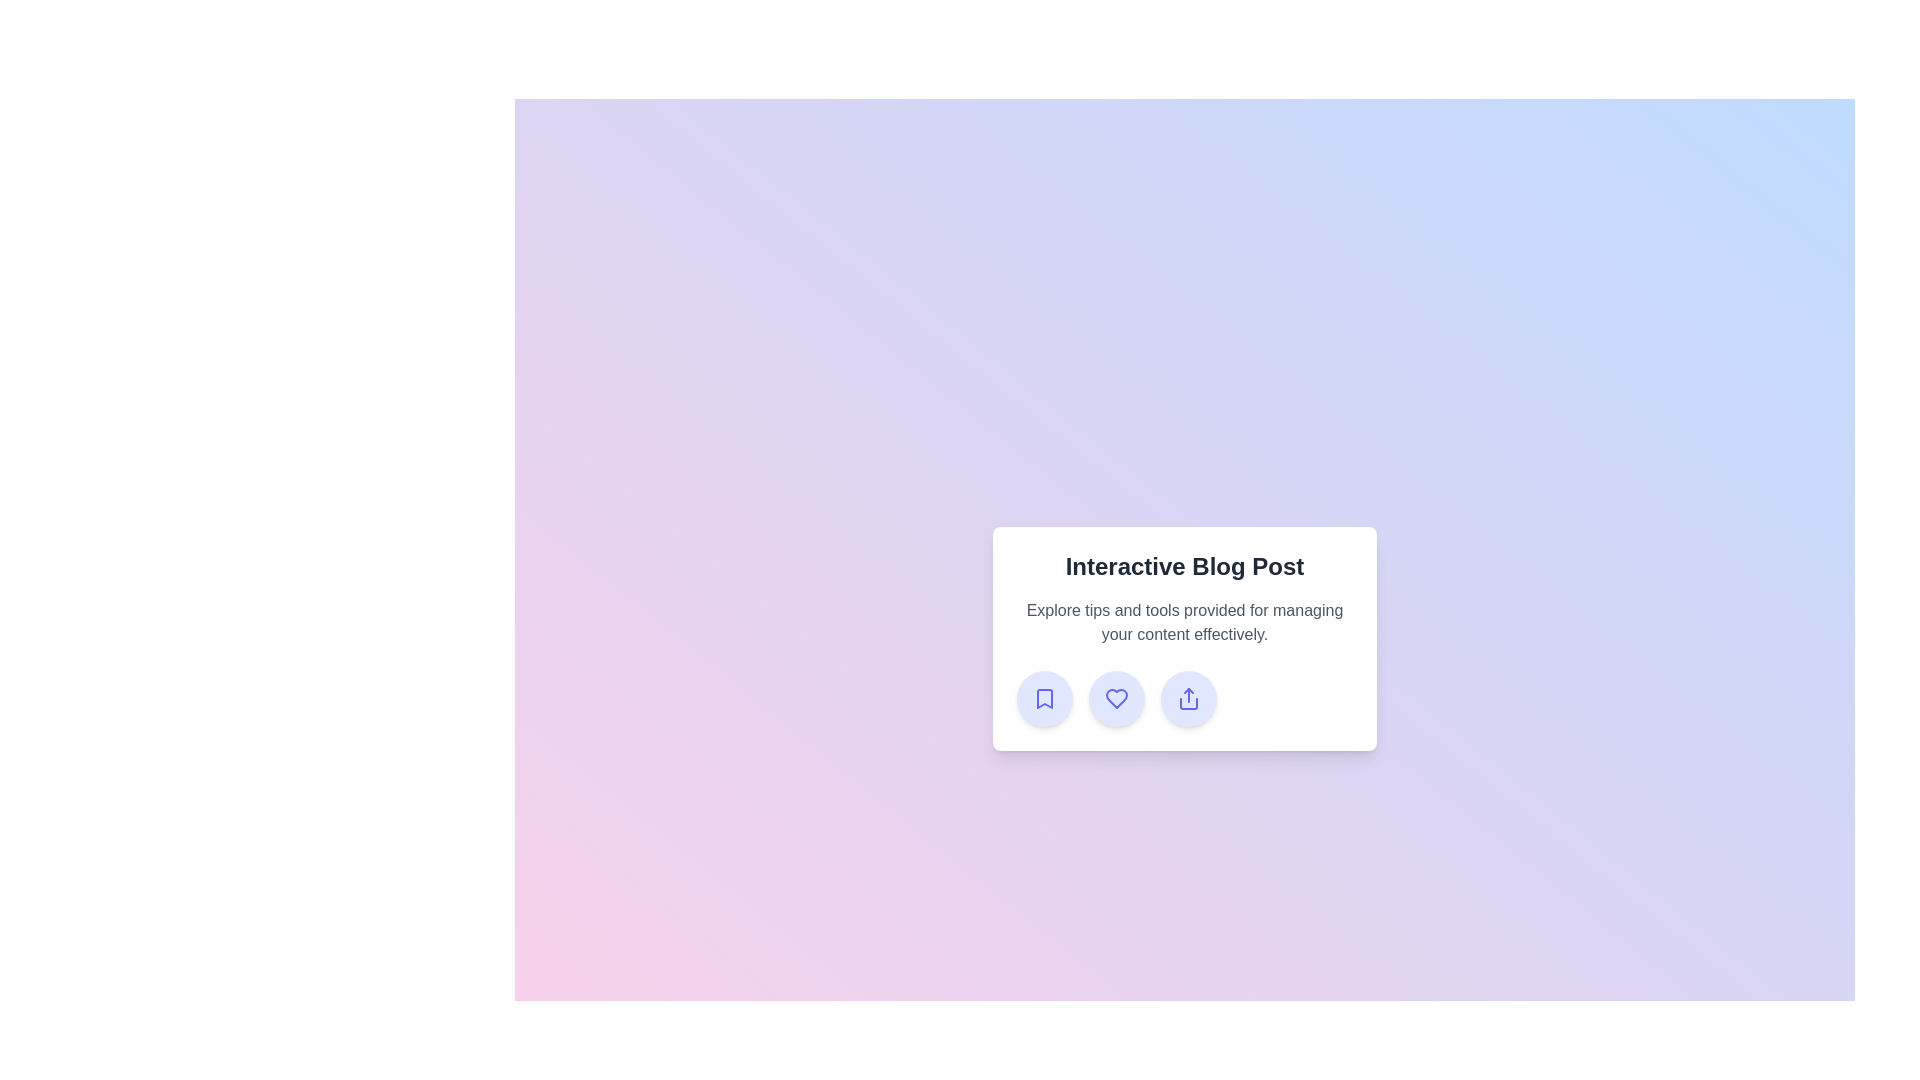 The height and width of the screenshot is (1080, 1920). Describe the element at coordinates (1044, 697) in the screenshot. I see `the leftmost bookmark icon in the toolbar` at that location.